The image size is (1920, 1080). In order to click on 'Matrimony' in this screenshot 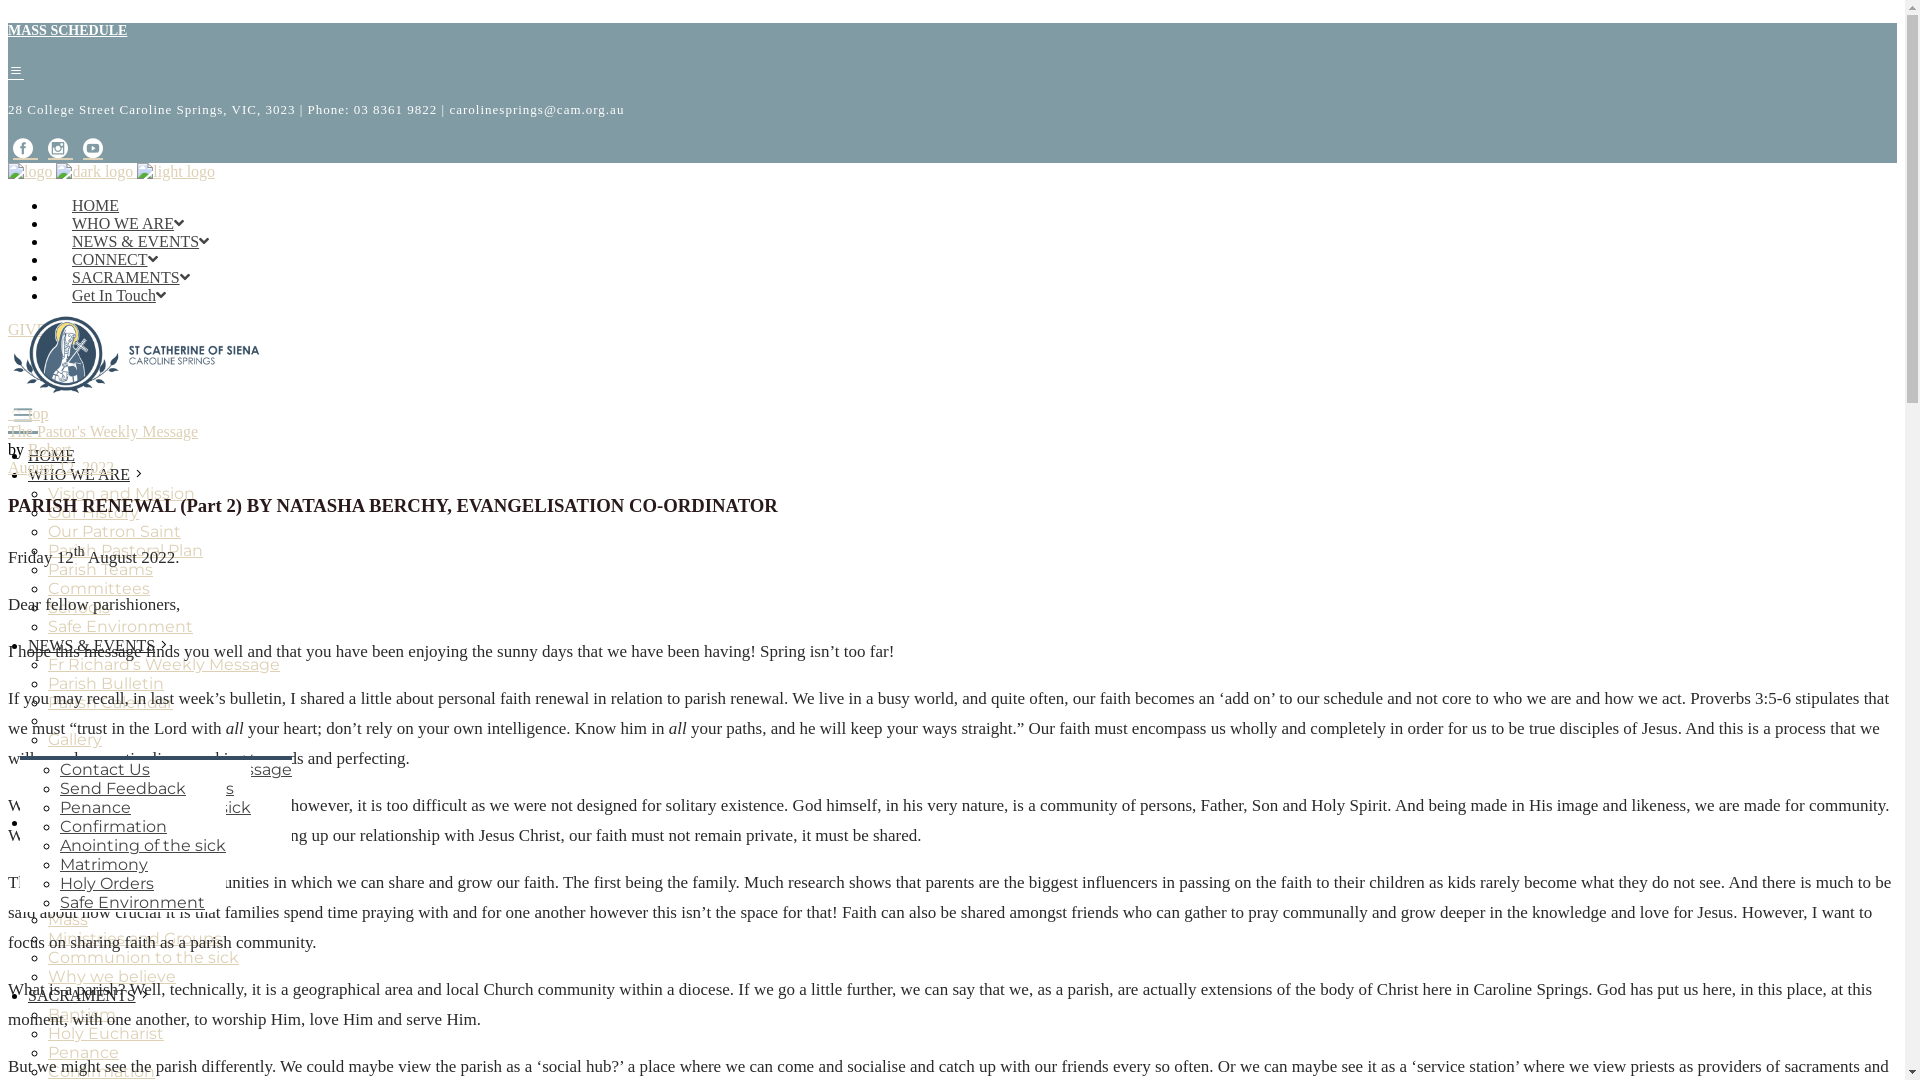, I will do `click(103, 863)`.